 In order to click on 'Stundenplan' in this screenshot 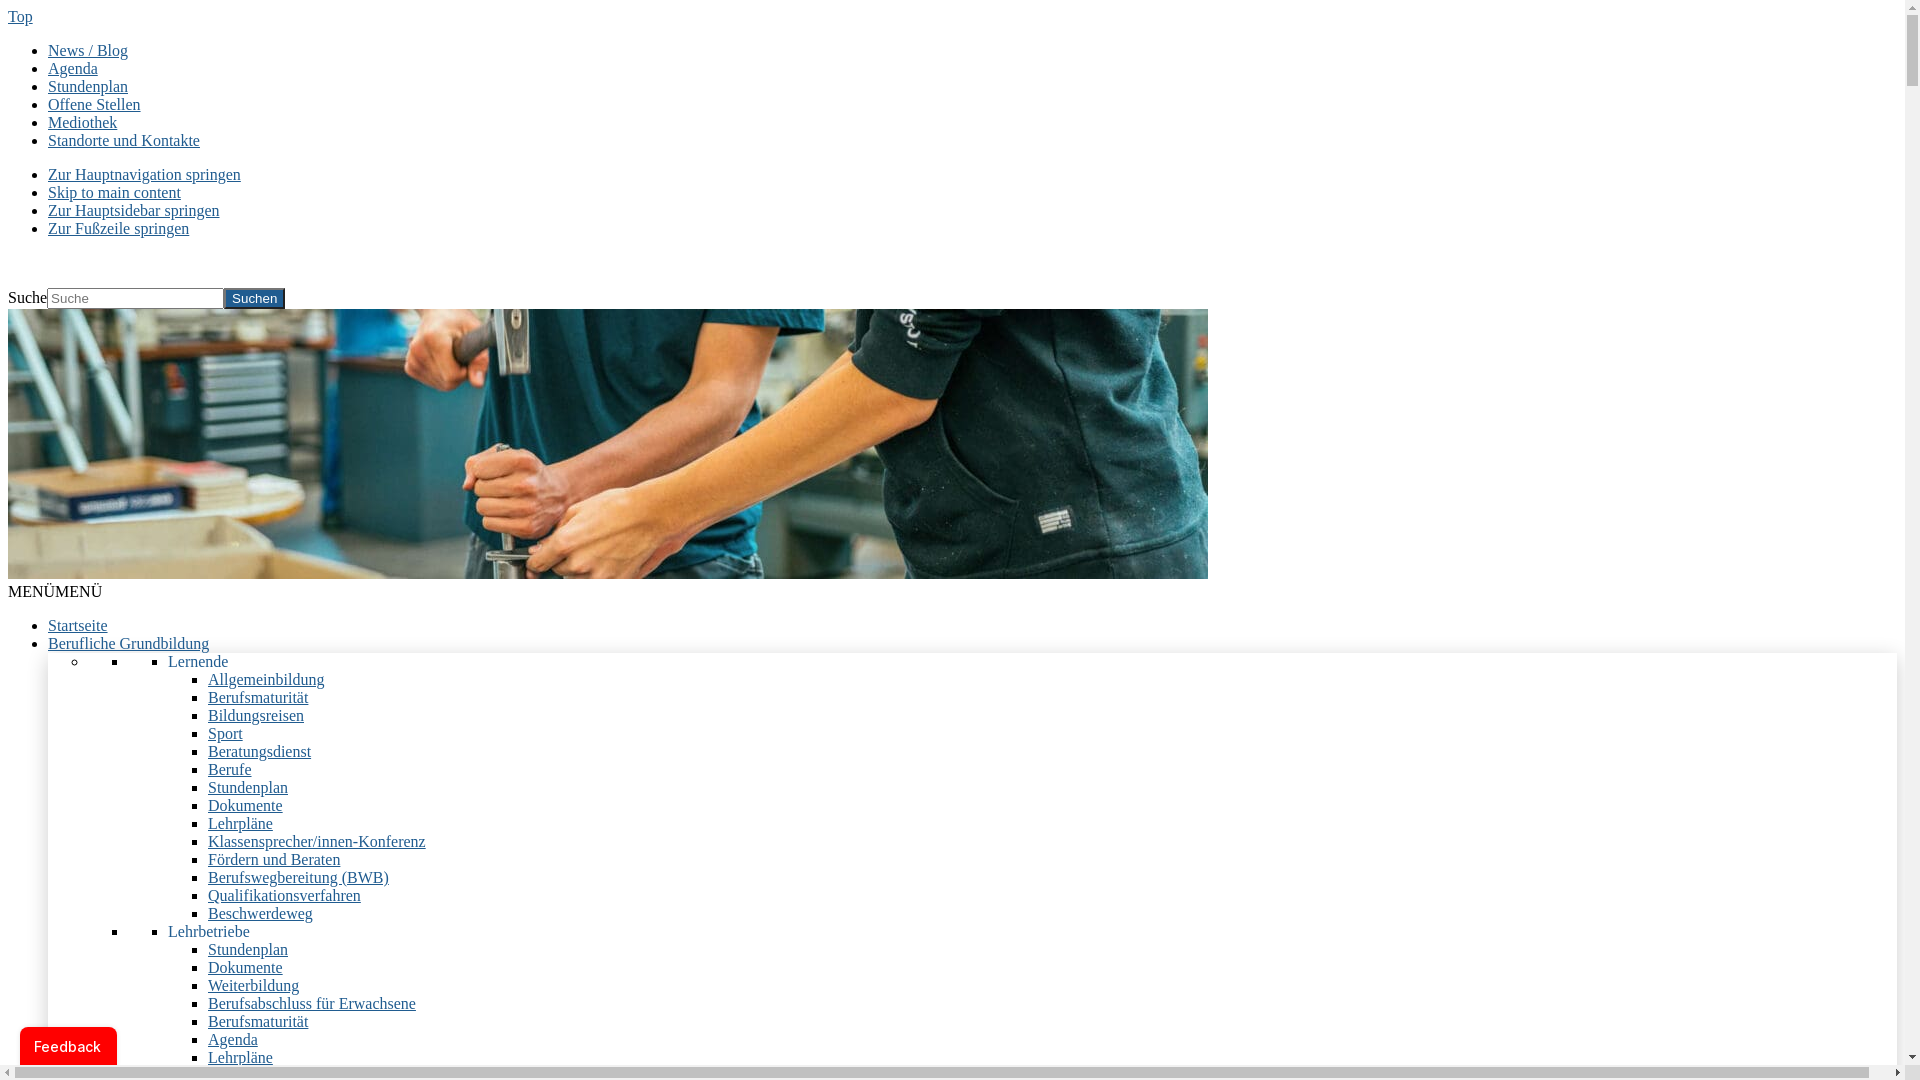, I will do `click(86, 85)`.